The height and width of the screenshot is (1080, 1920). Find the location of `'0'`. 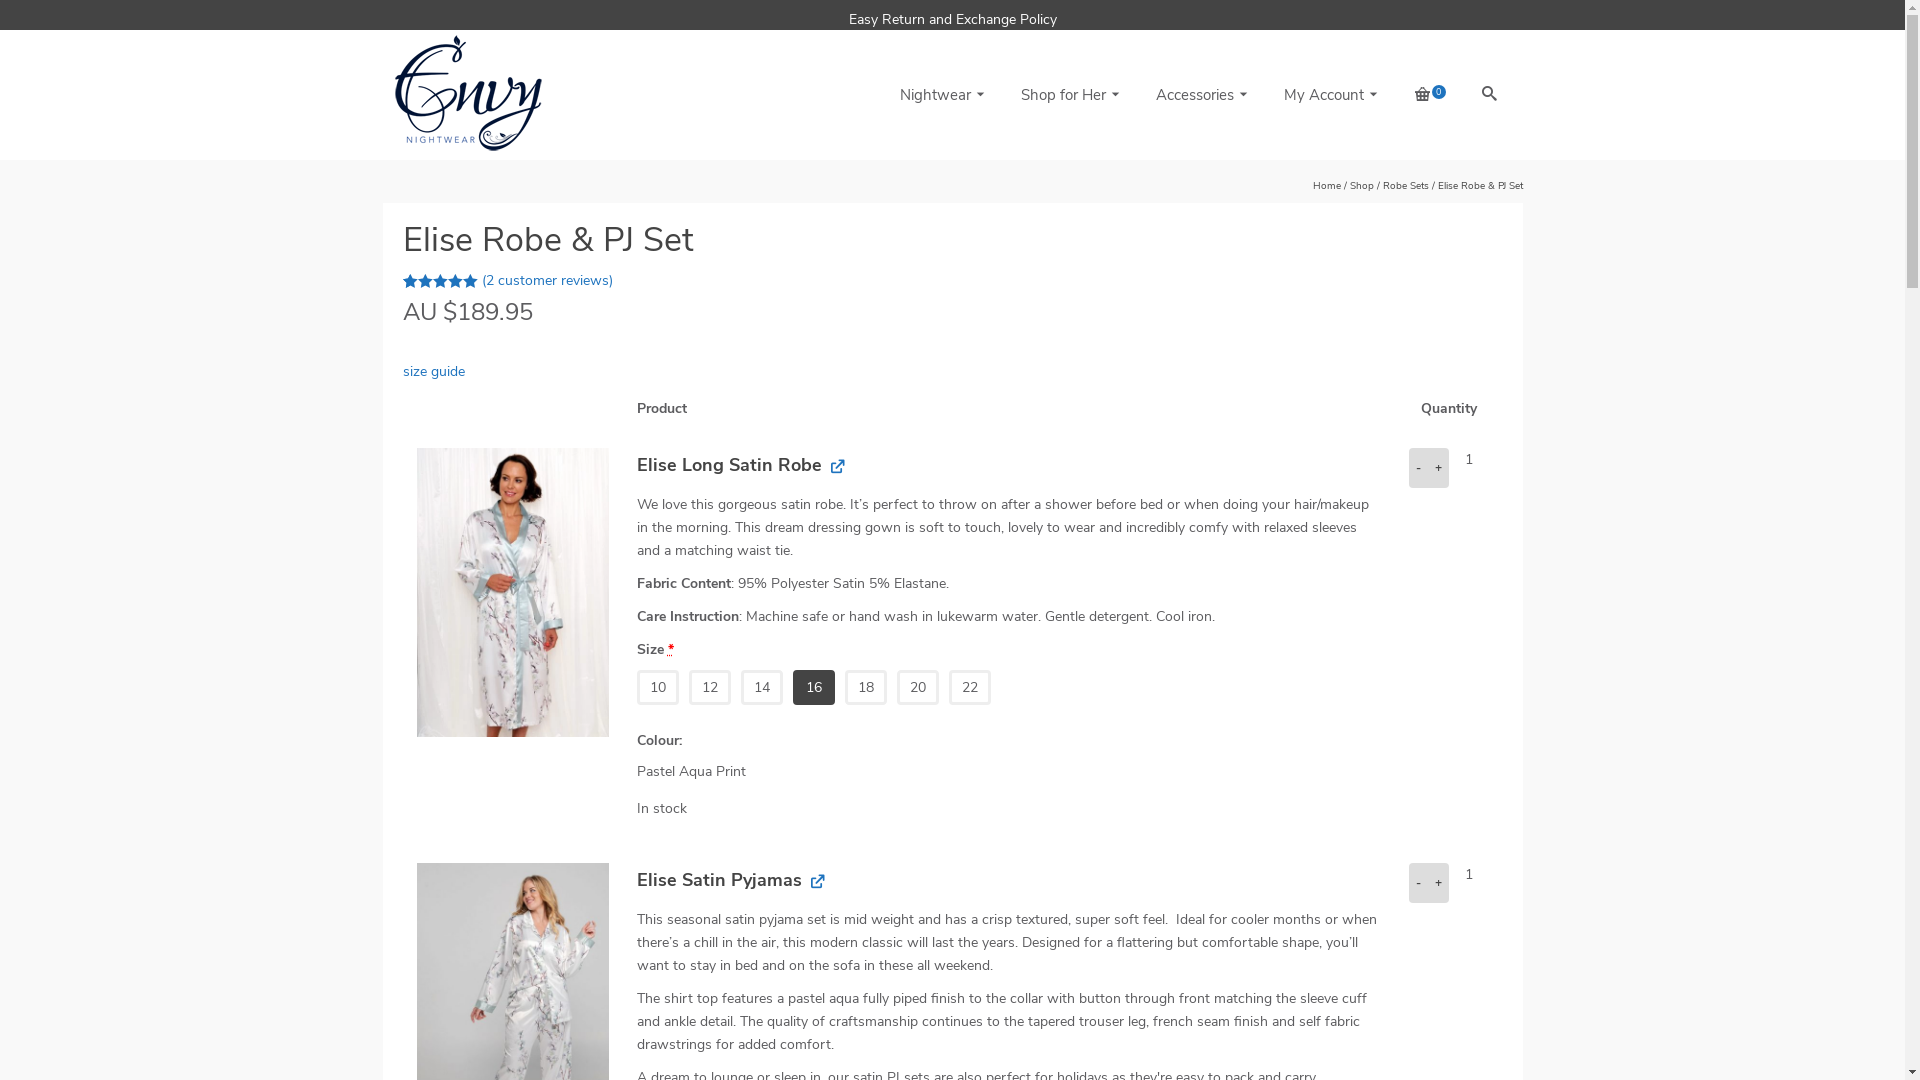

'0' is located at coordinates (1426, 95).